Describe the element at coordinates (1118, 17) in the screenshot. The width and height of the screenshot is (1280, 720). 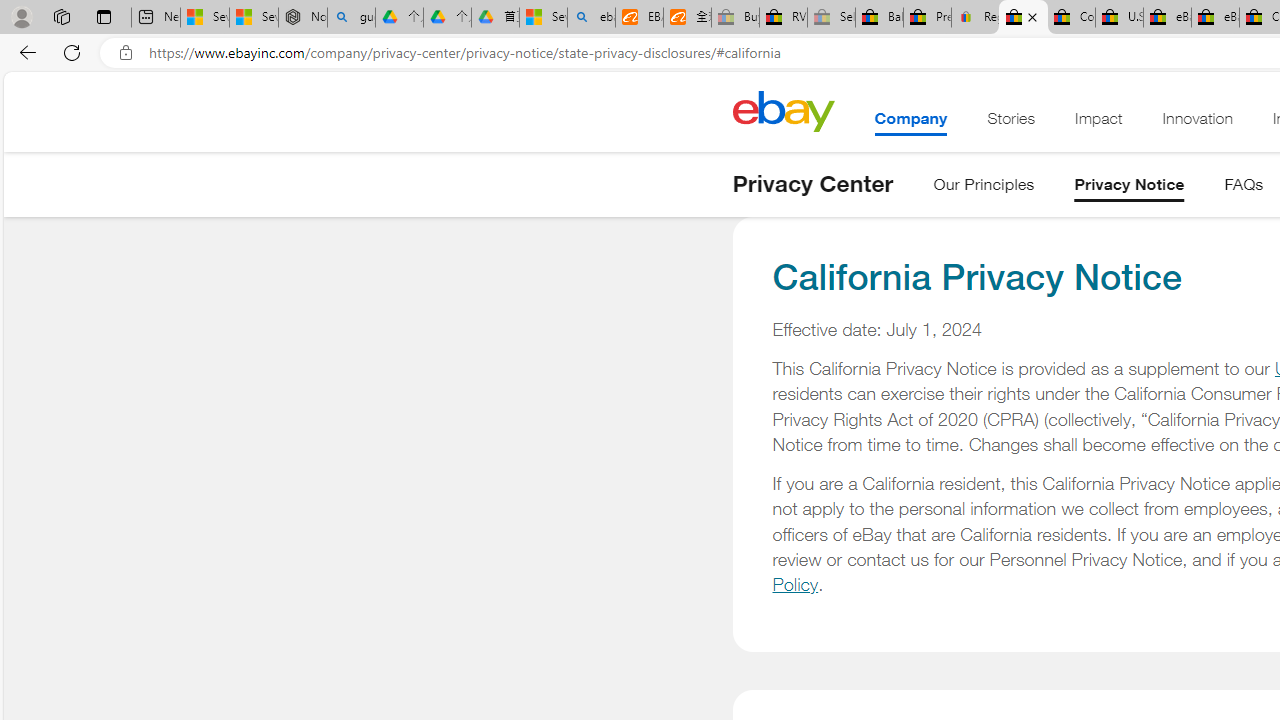
I see `'U.S. State Privacy Disclosures - eBay Inc.'` at that location.